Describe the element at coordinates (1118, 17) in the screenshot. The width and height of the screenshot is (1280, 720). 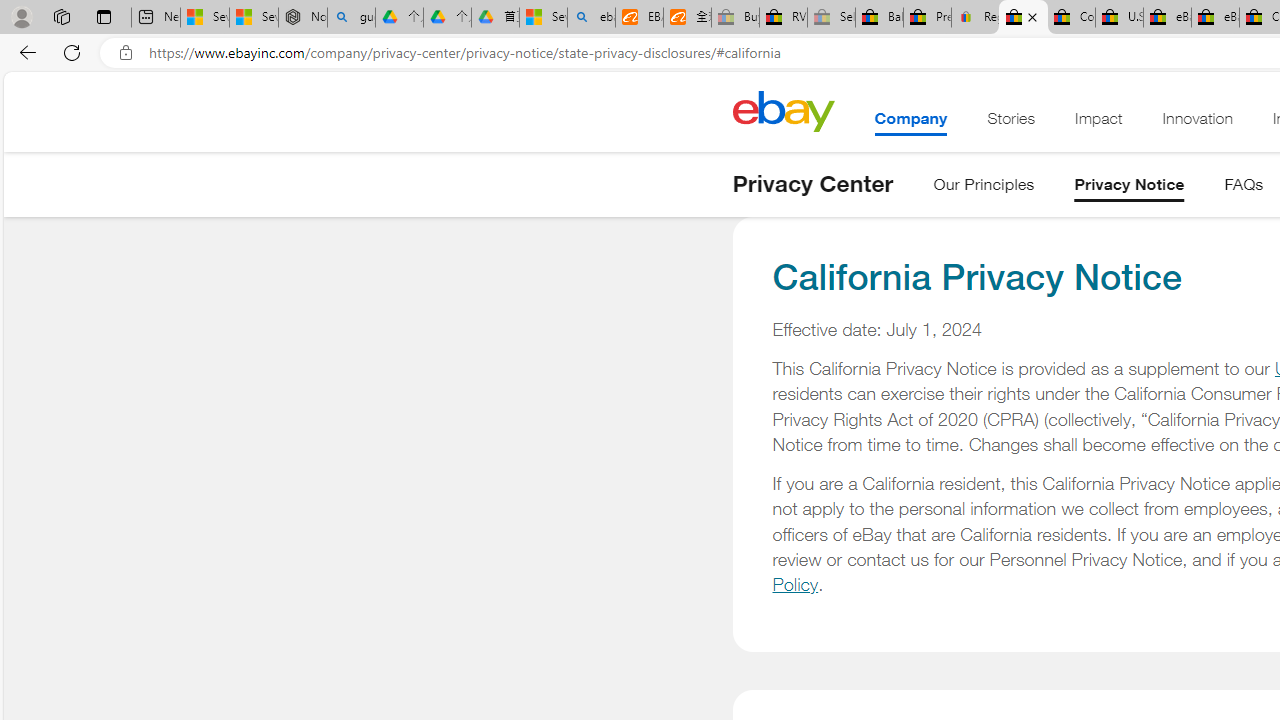
I see `'U.S. State Privacy Disclosures - eBay Inc.'` at that location.